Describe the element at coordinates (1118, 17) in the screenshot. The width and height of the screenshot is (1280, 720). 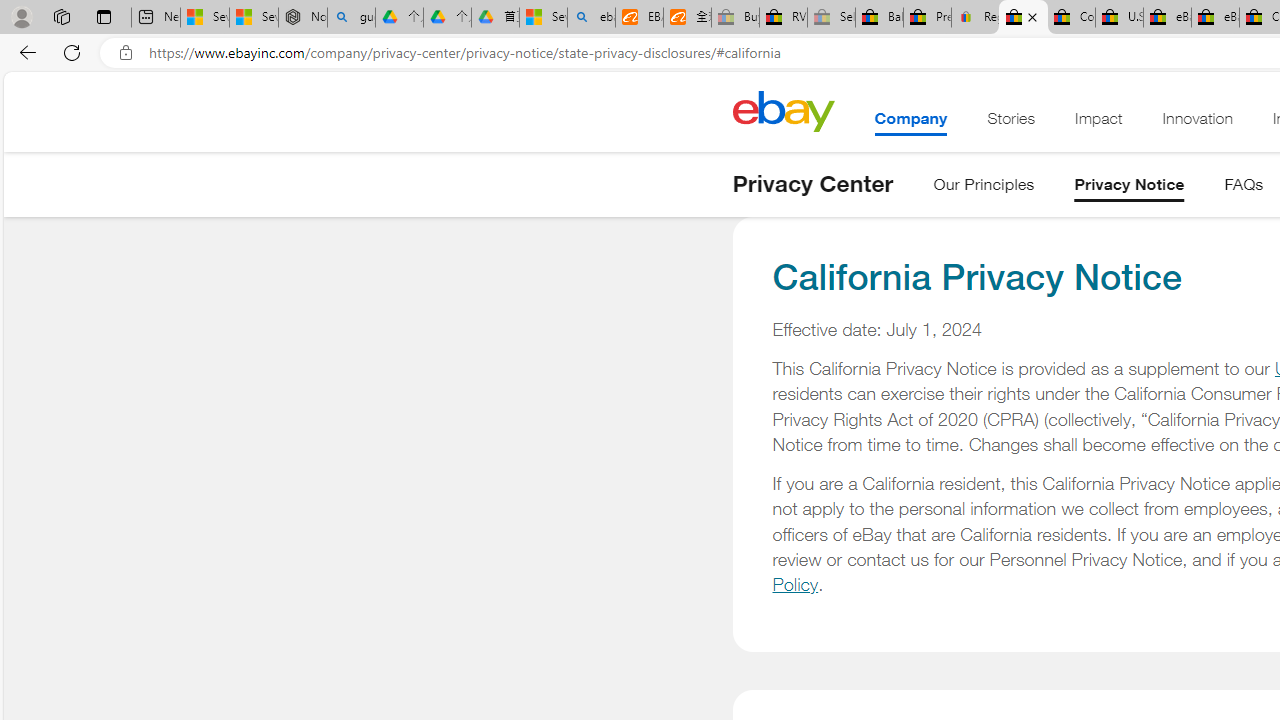
I see `'U.S. State Privacy Disclosures - eBay Inc.'` at that location.